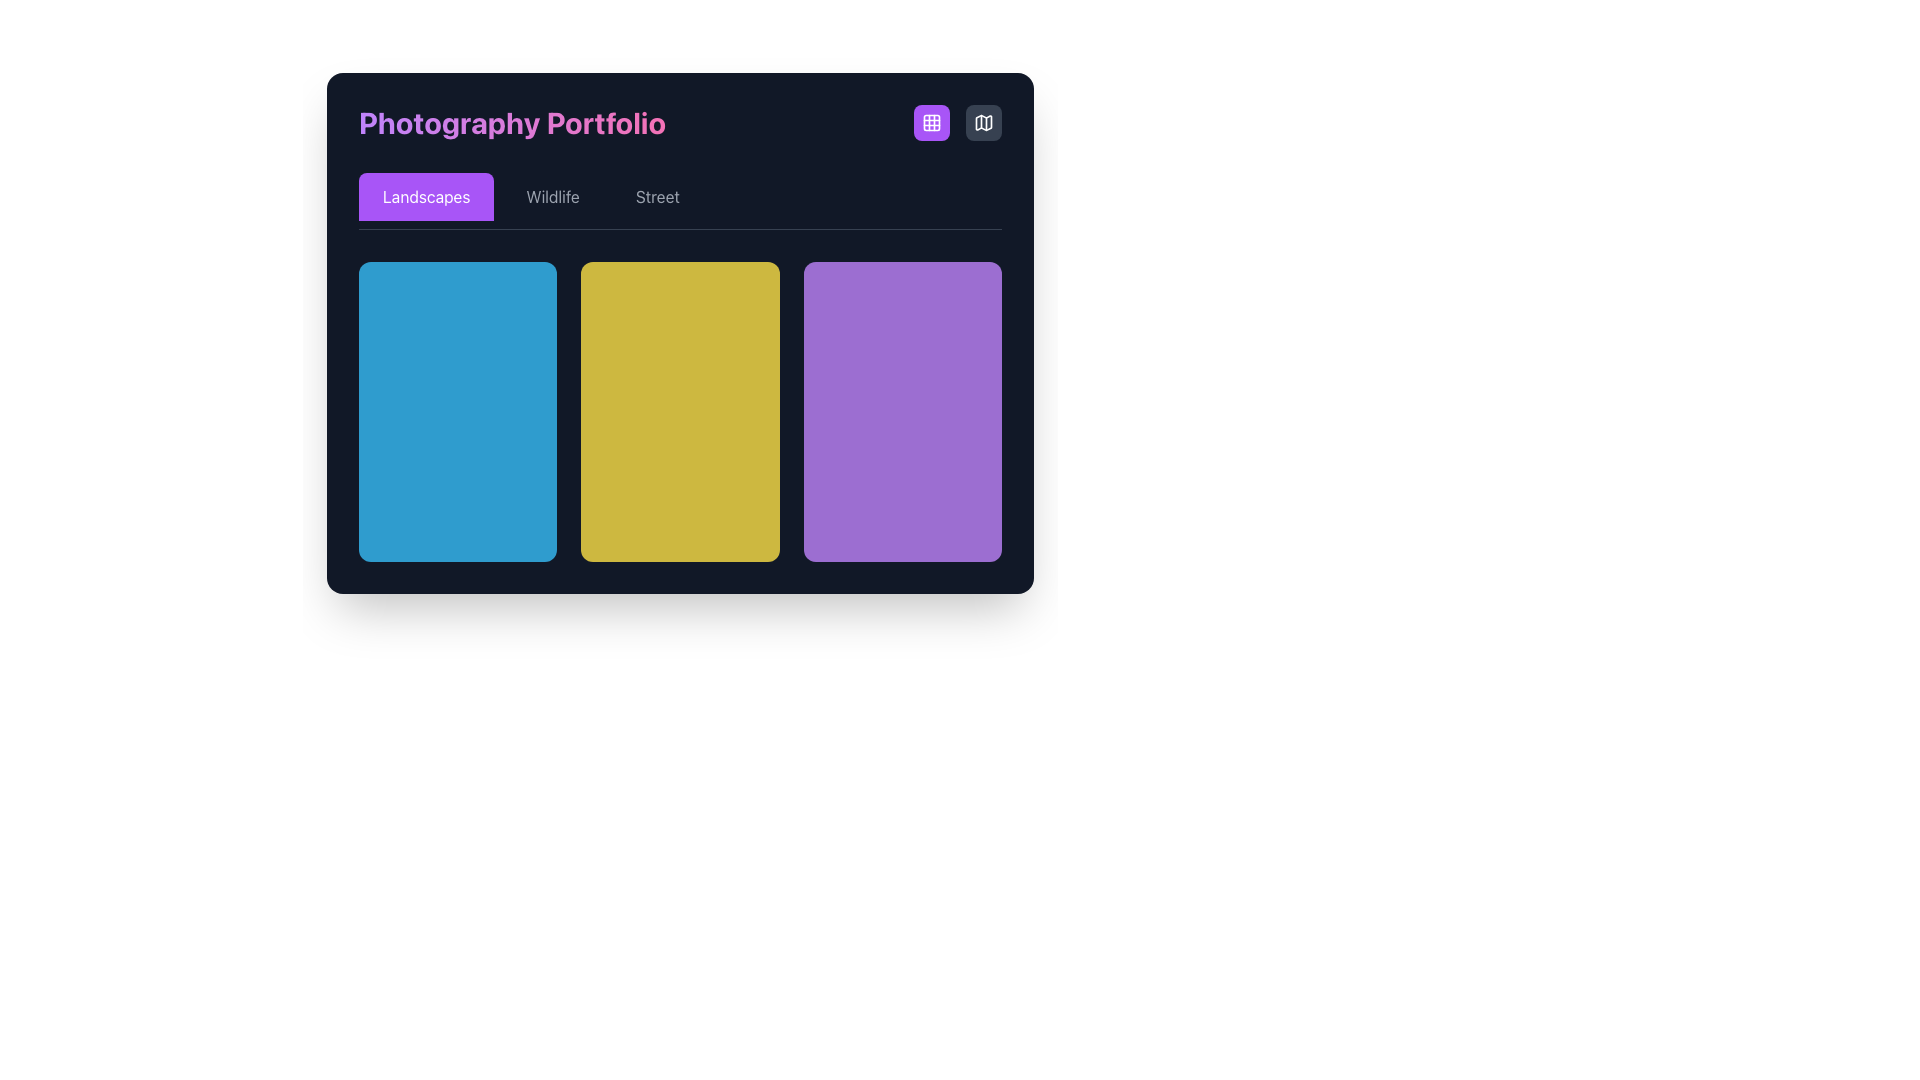  What do you see at coordinates (930, 123) in the screenshot?
I see `the toggle button for the grid view display mode located at the top-right section of the interface, adjacent to a gray button with a map-like icon` at bounding box center [930, 123].